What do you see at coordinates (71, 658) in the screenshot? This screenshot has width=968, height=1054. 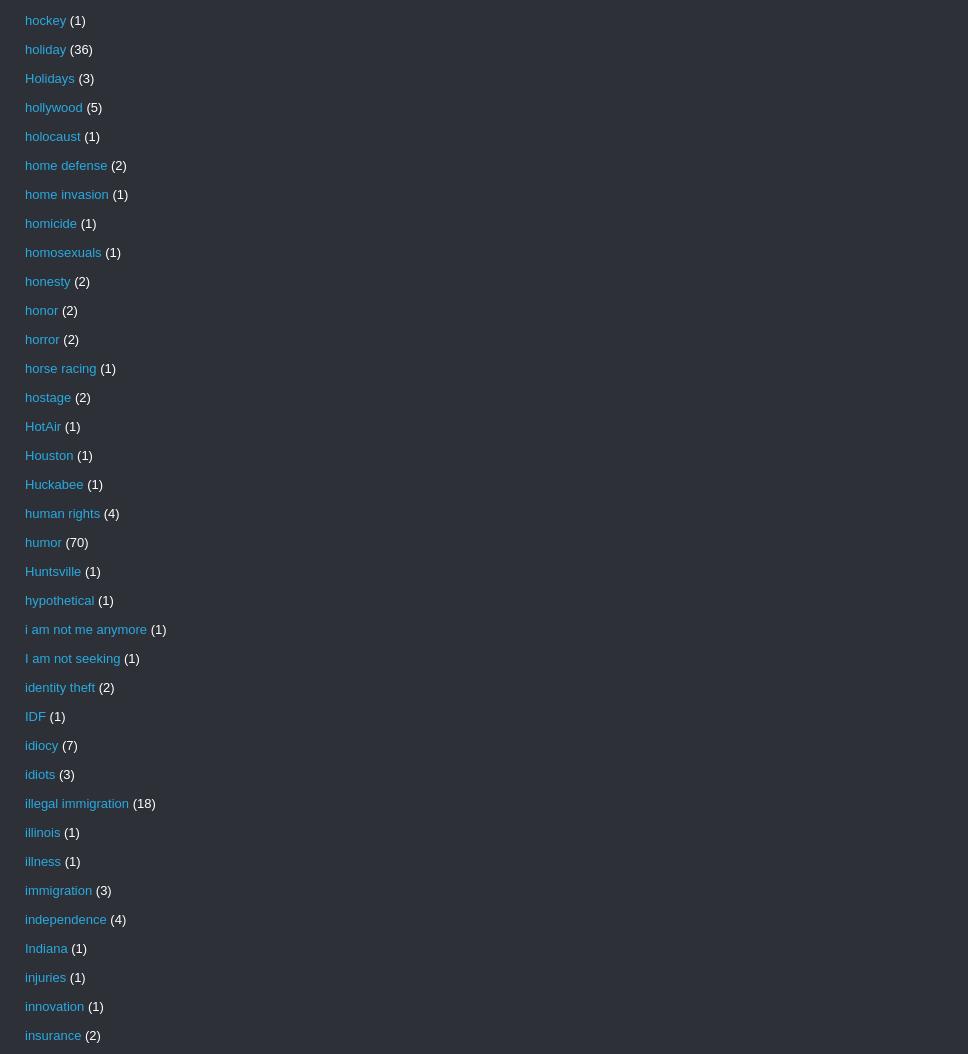 I see `'I am not seeking'` at bounding box center [71, 658].